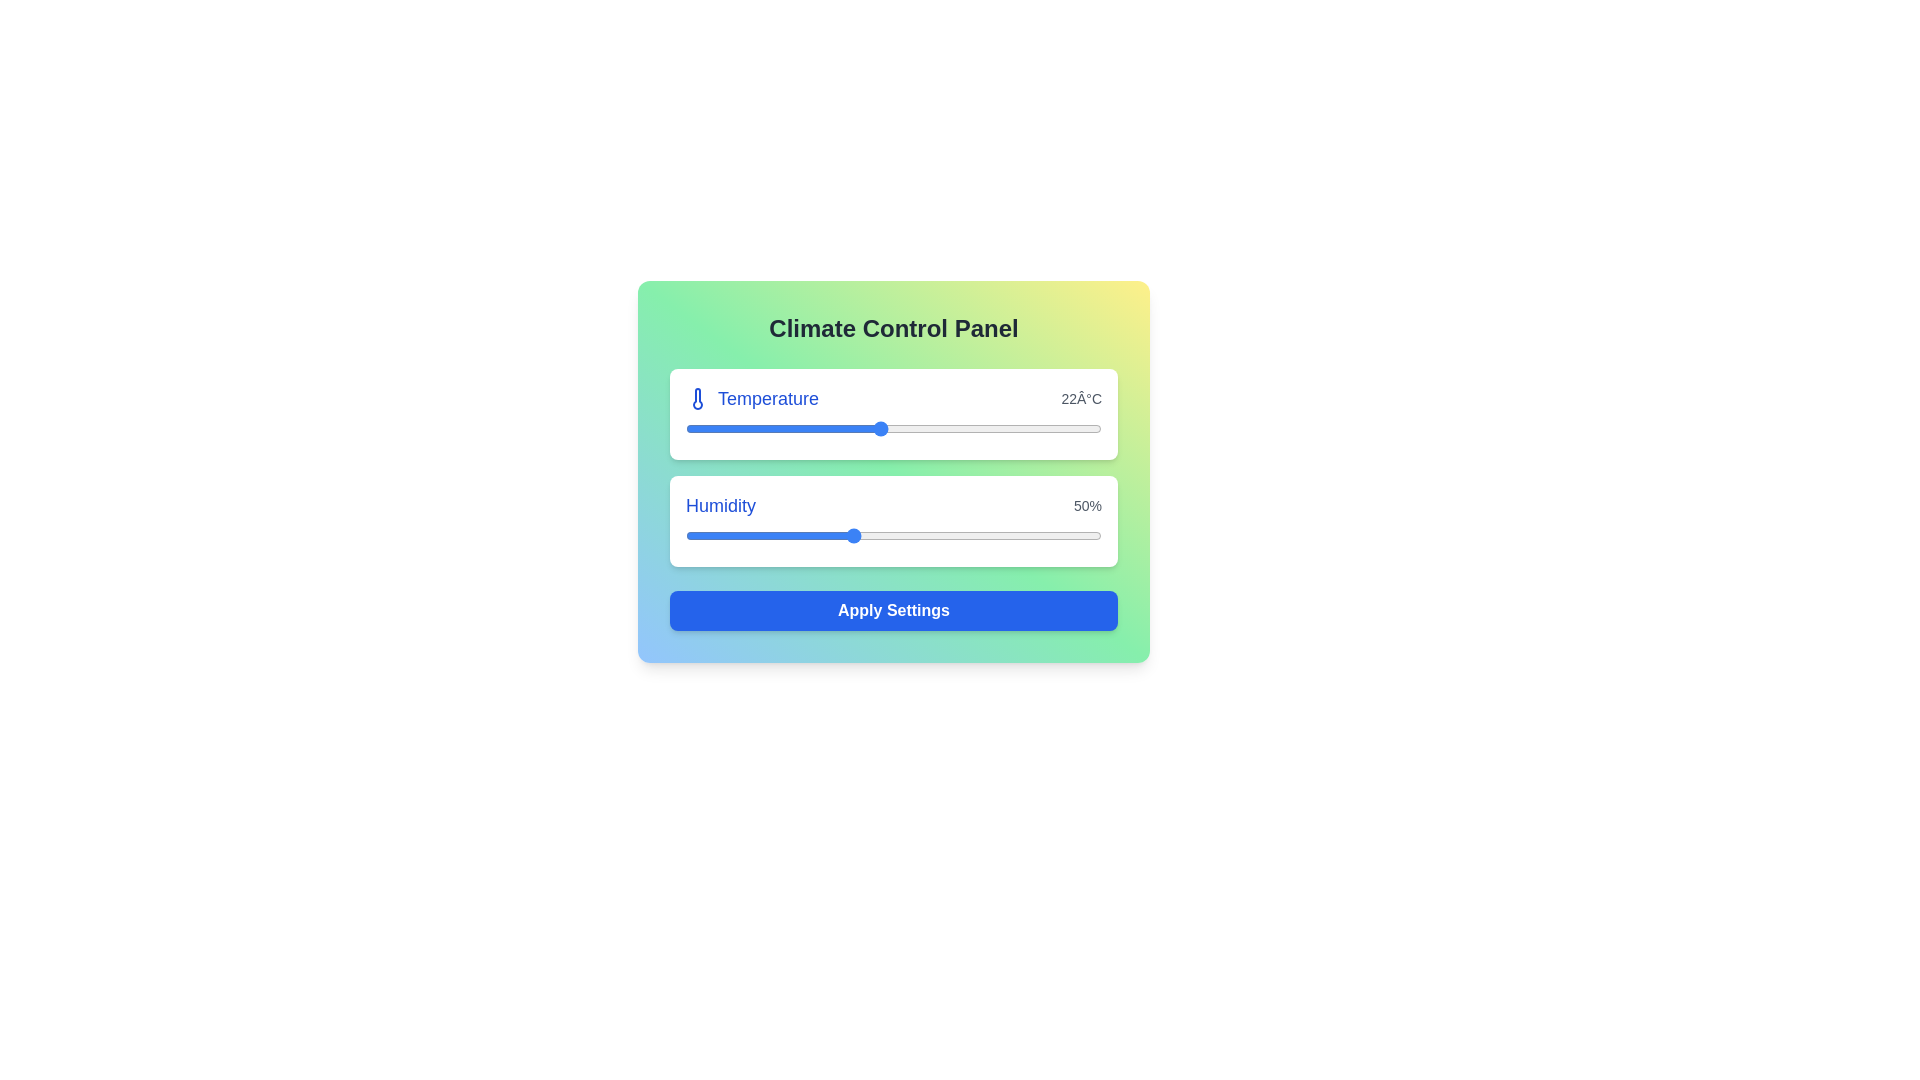  I want to click on the sliders on the 'Climate Control Panel' to adjust the values for Temperature and Humidity, so click(892, 471).